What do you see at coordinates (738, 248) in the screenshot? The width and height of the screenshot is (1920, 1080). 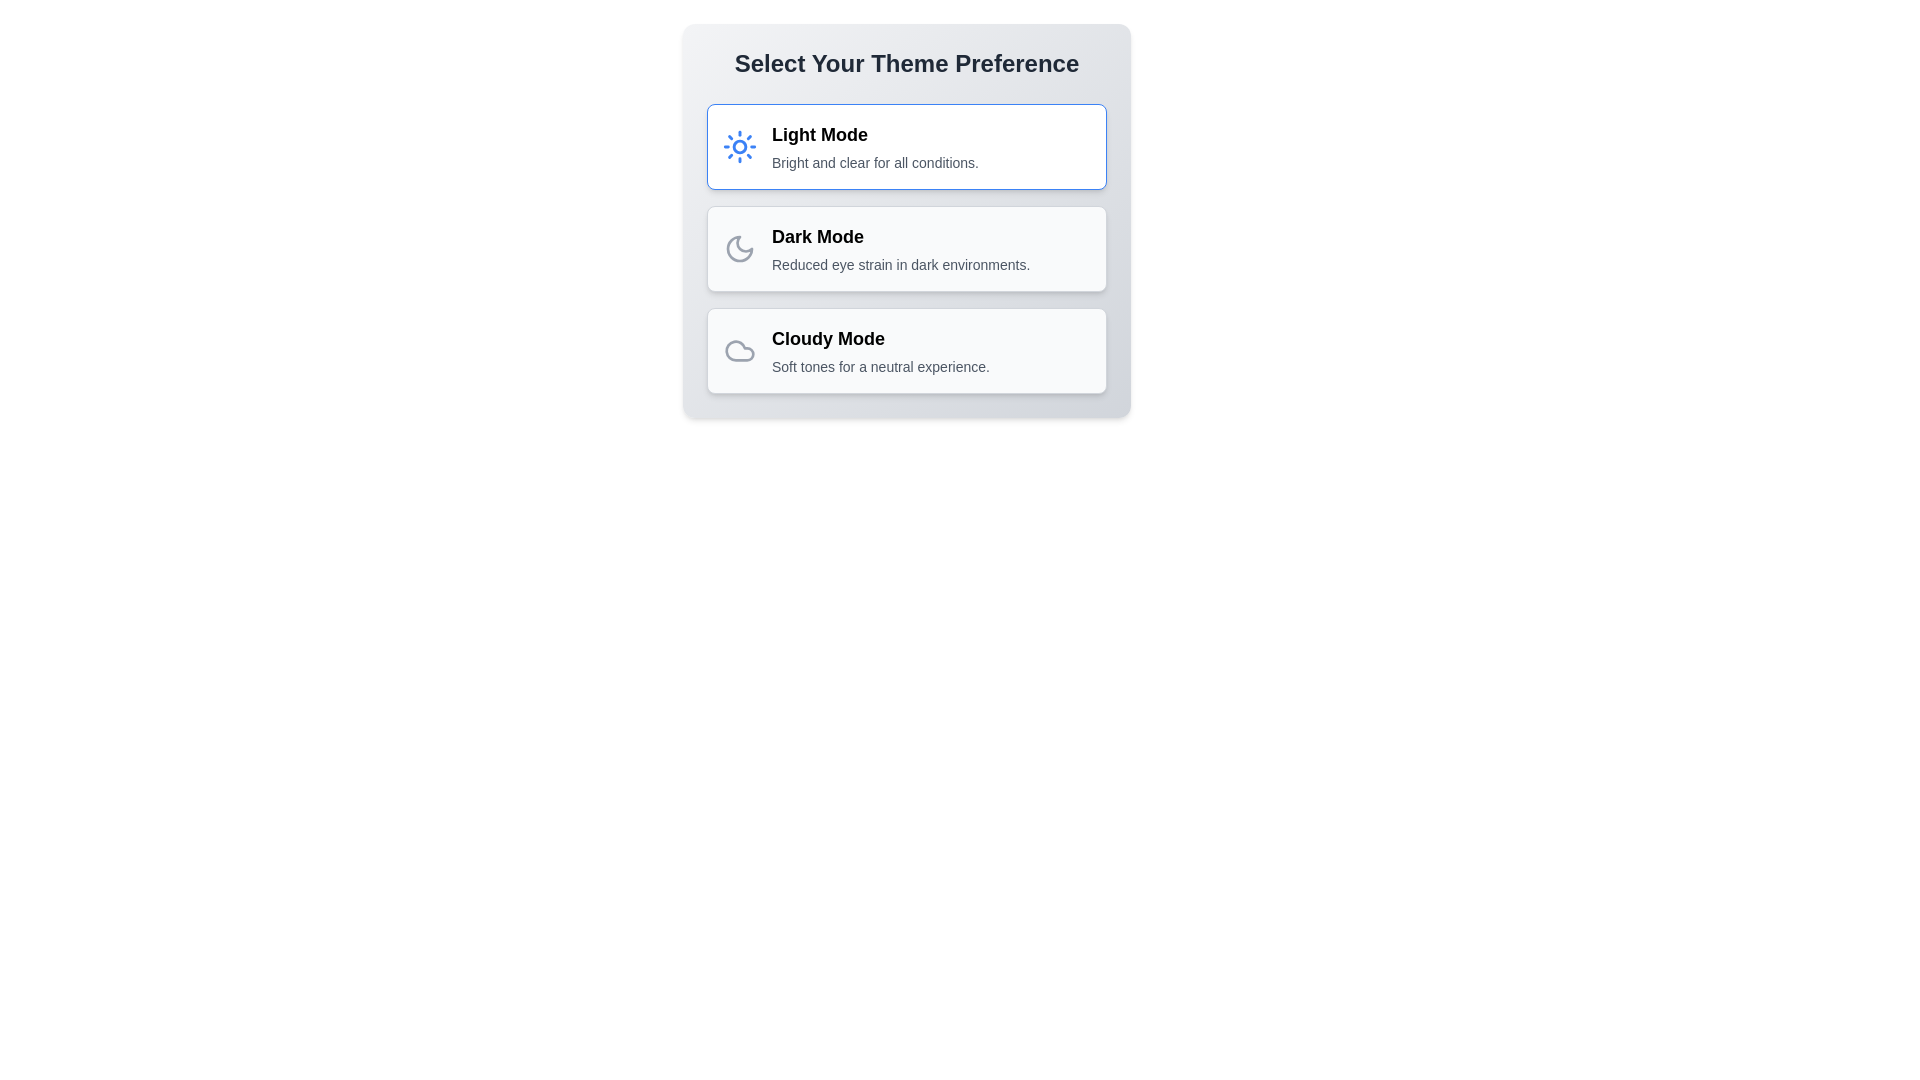 I see `the crescent moon icon in the 'Dark Mode' option of the user interface, which is positioned to the left of the 'Dark Mode' text` at bounding box center [738, 248].